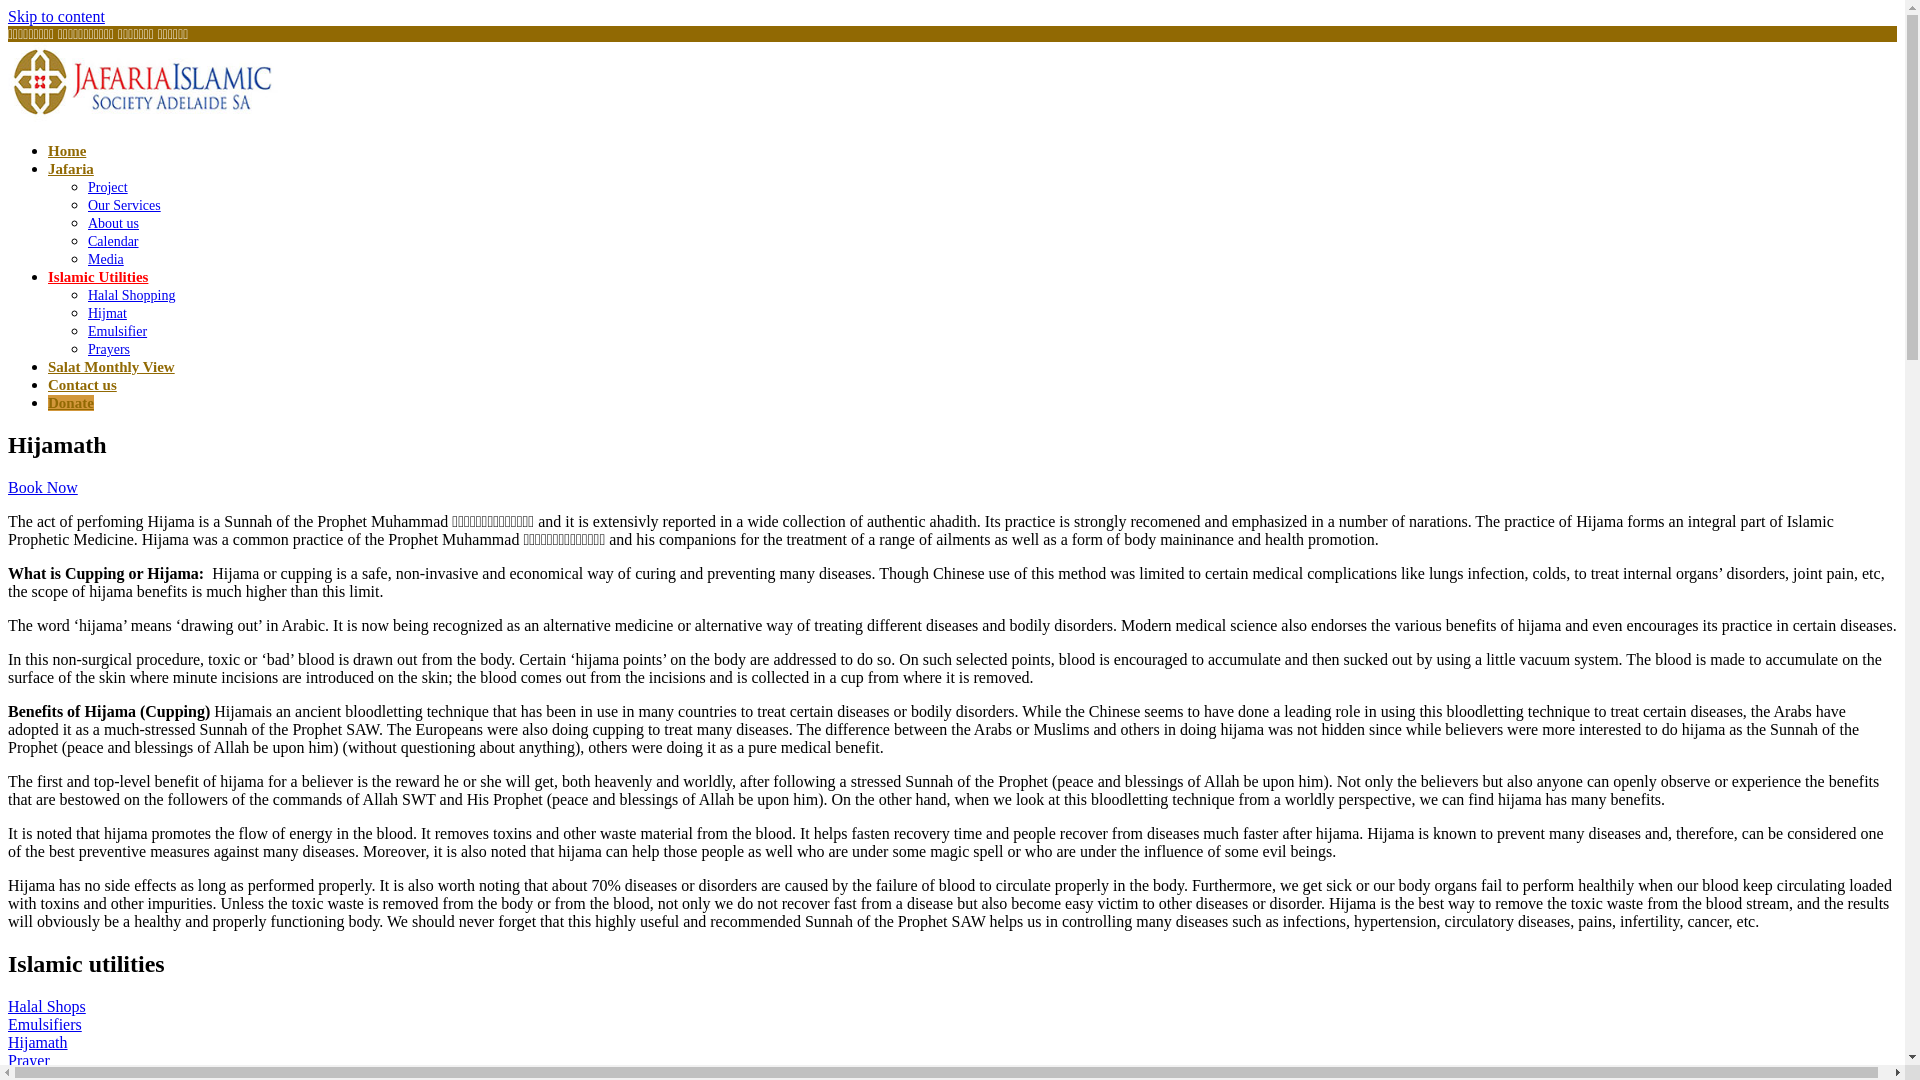 The image size is (1920, 1080). I want to click on 'Prayer', so click(28, 1059).